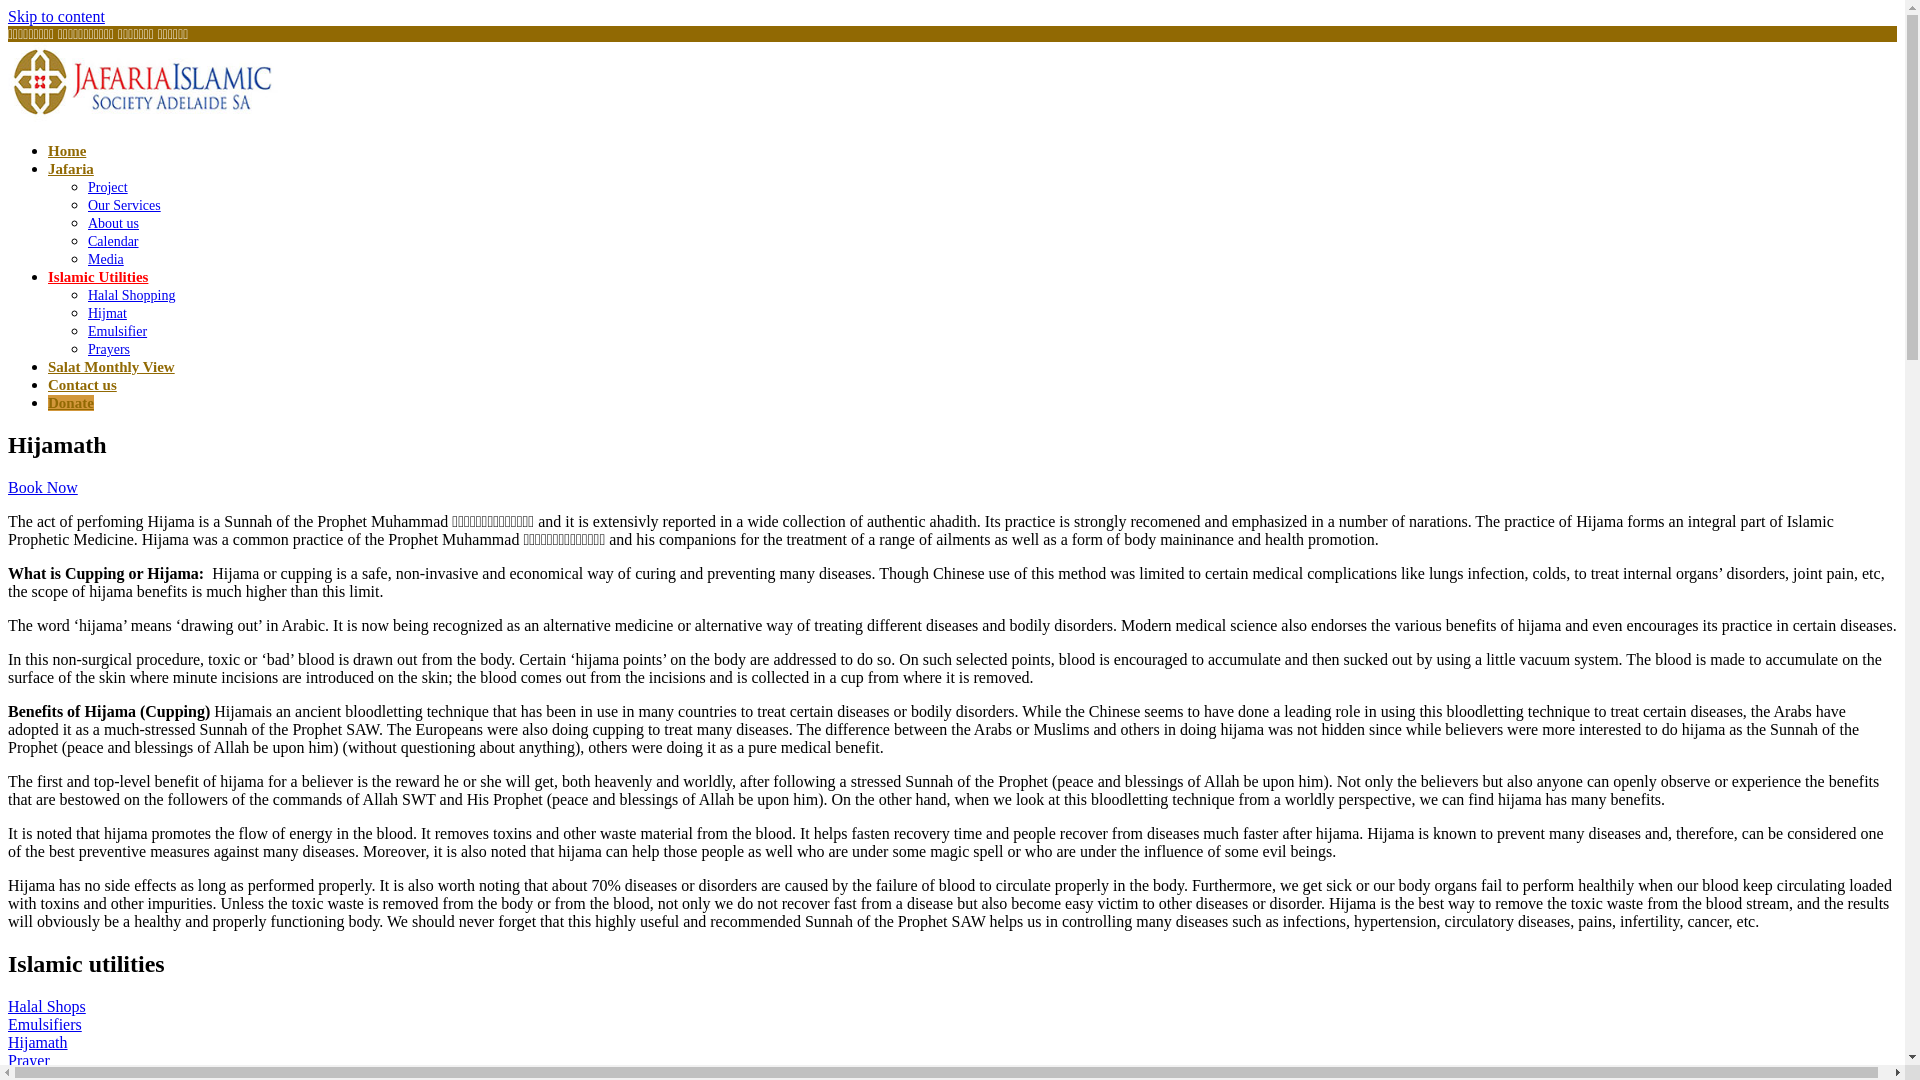 The image size is (1920, 1080). I want to click on 'Prayer', so click(28, 1059).